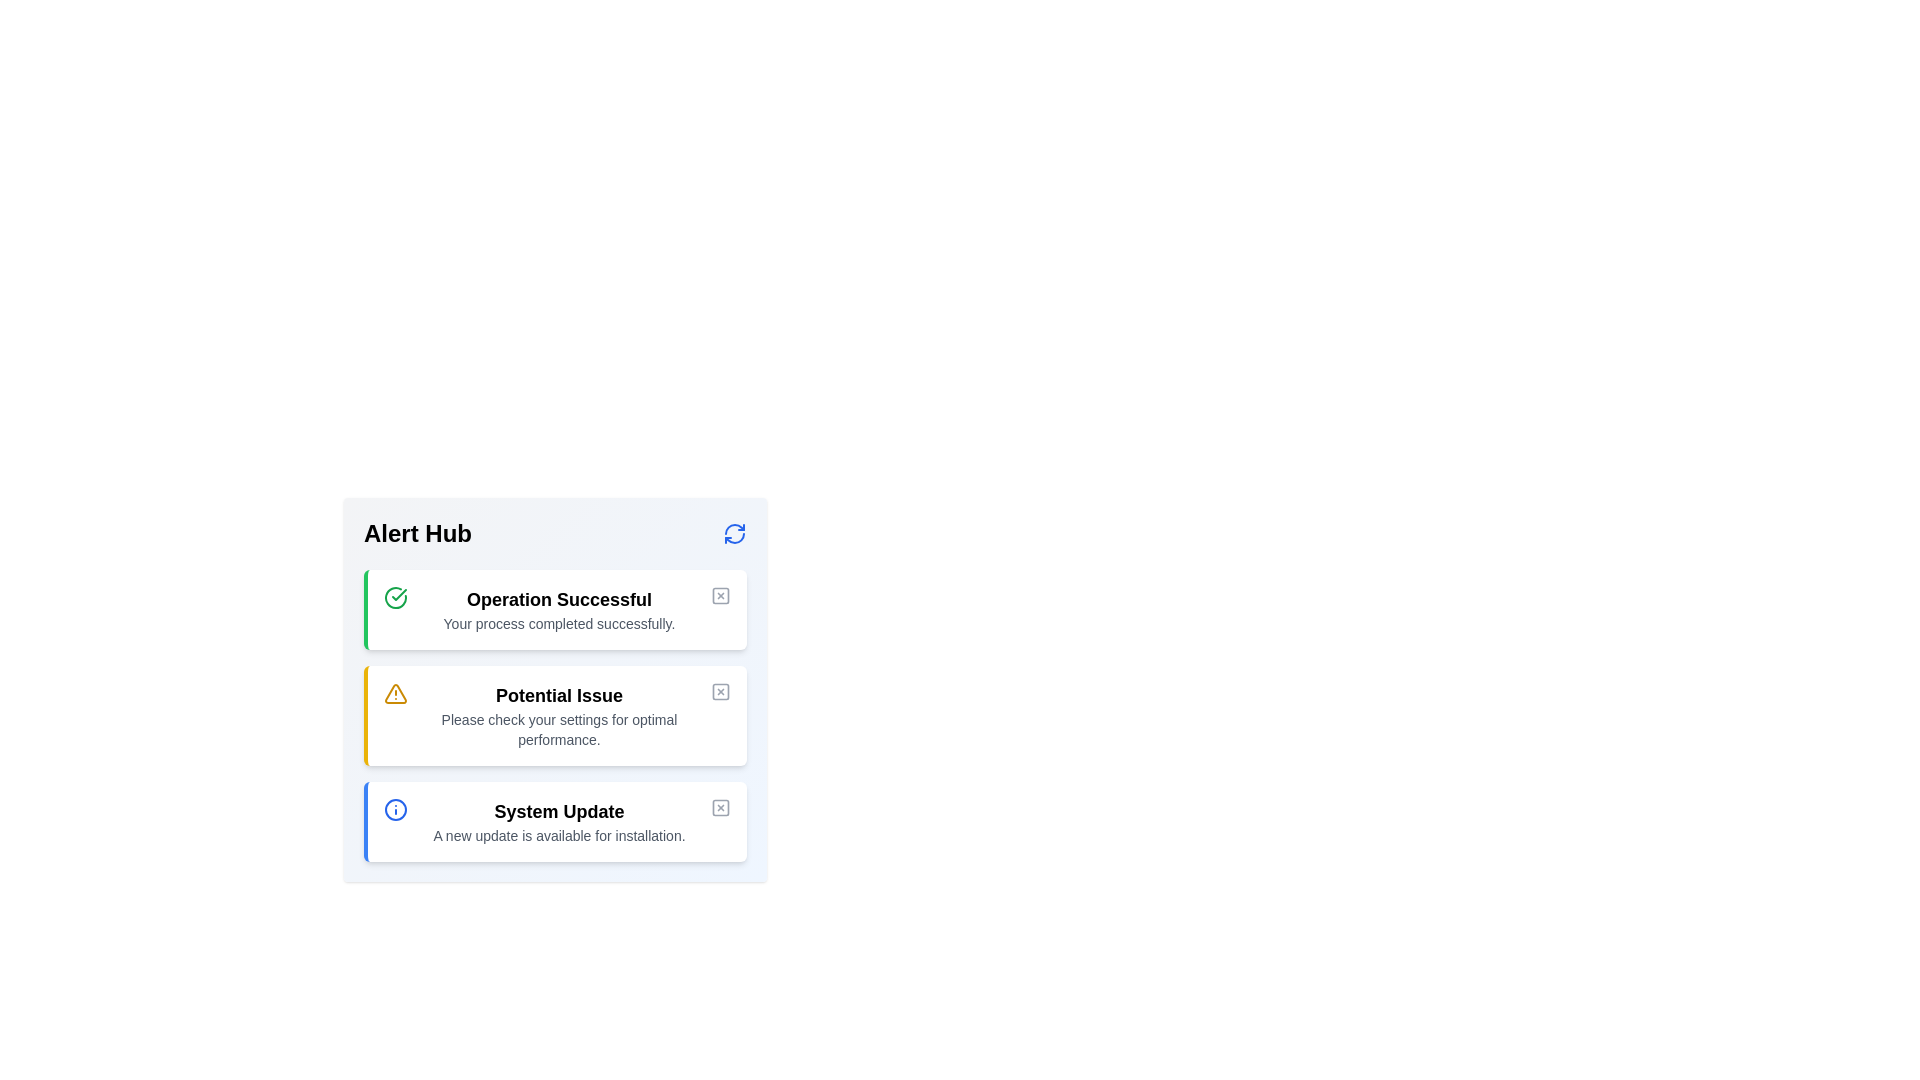  I want to click on message in the notification block titled 'Potential Issue', which is indicated by a yellow bar on its left edge and contains the message 'Please check your settings for optimal performance.', so click(555, 715).